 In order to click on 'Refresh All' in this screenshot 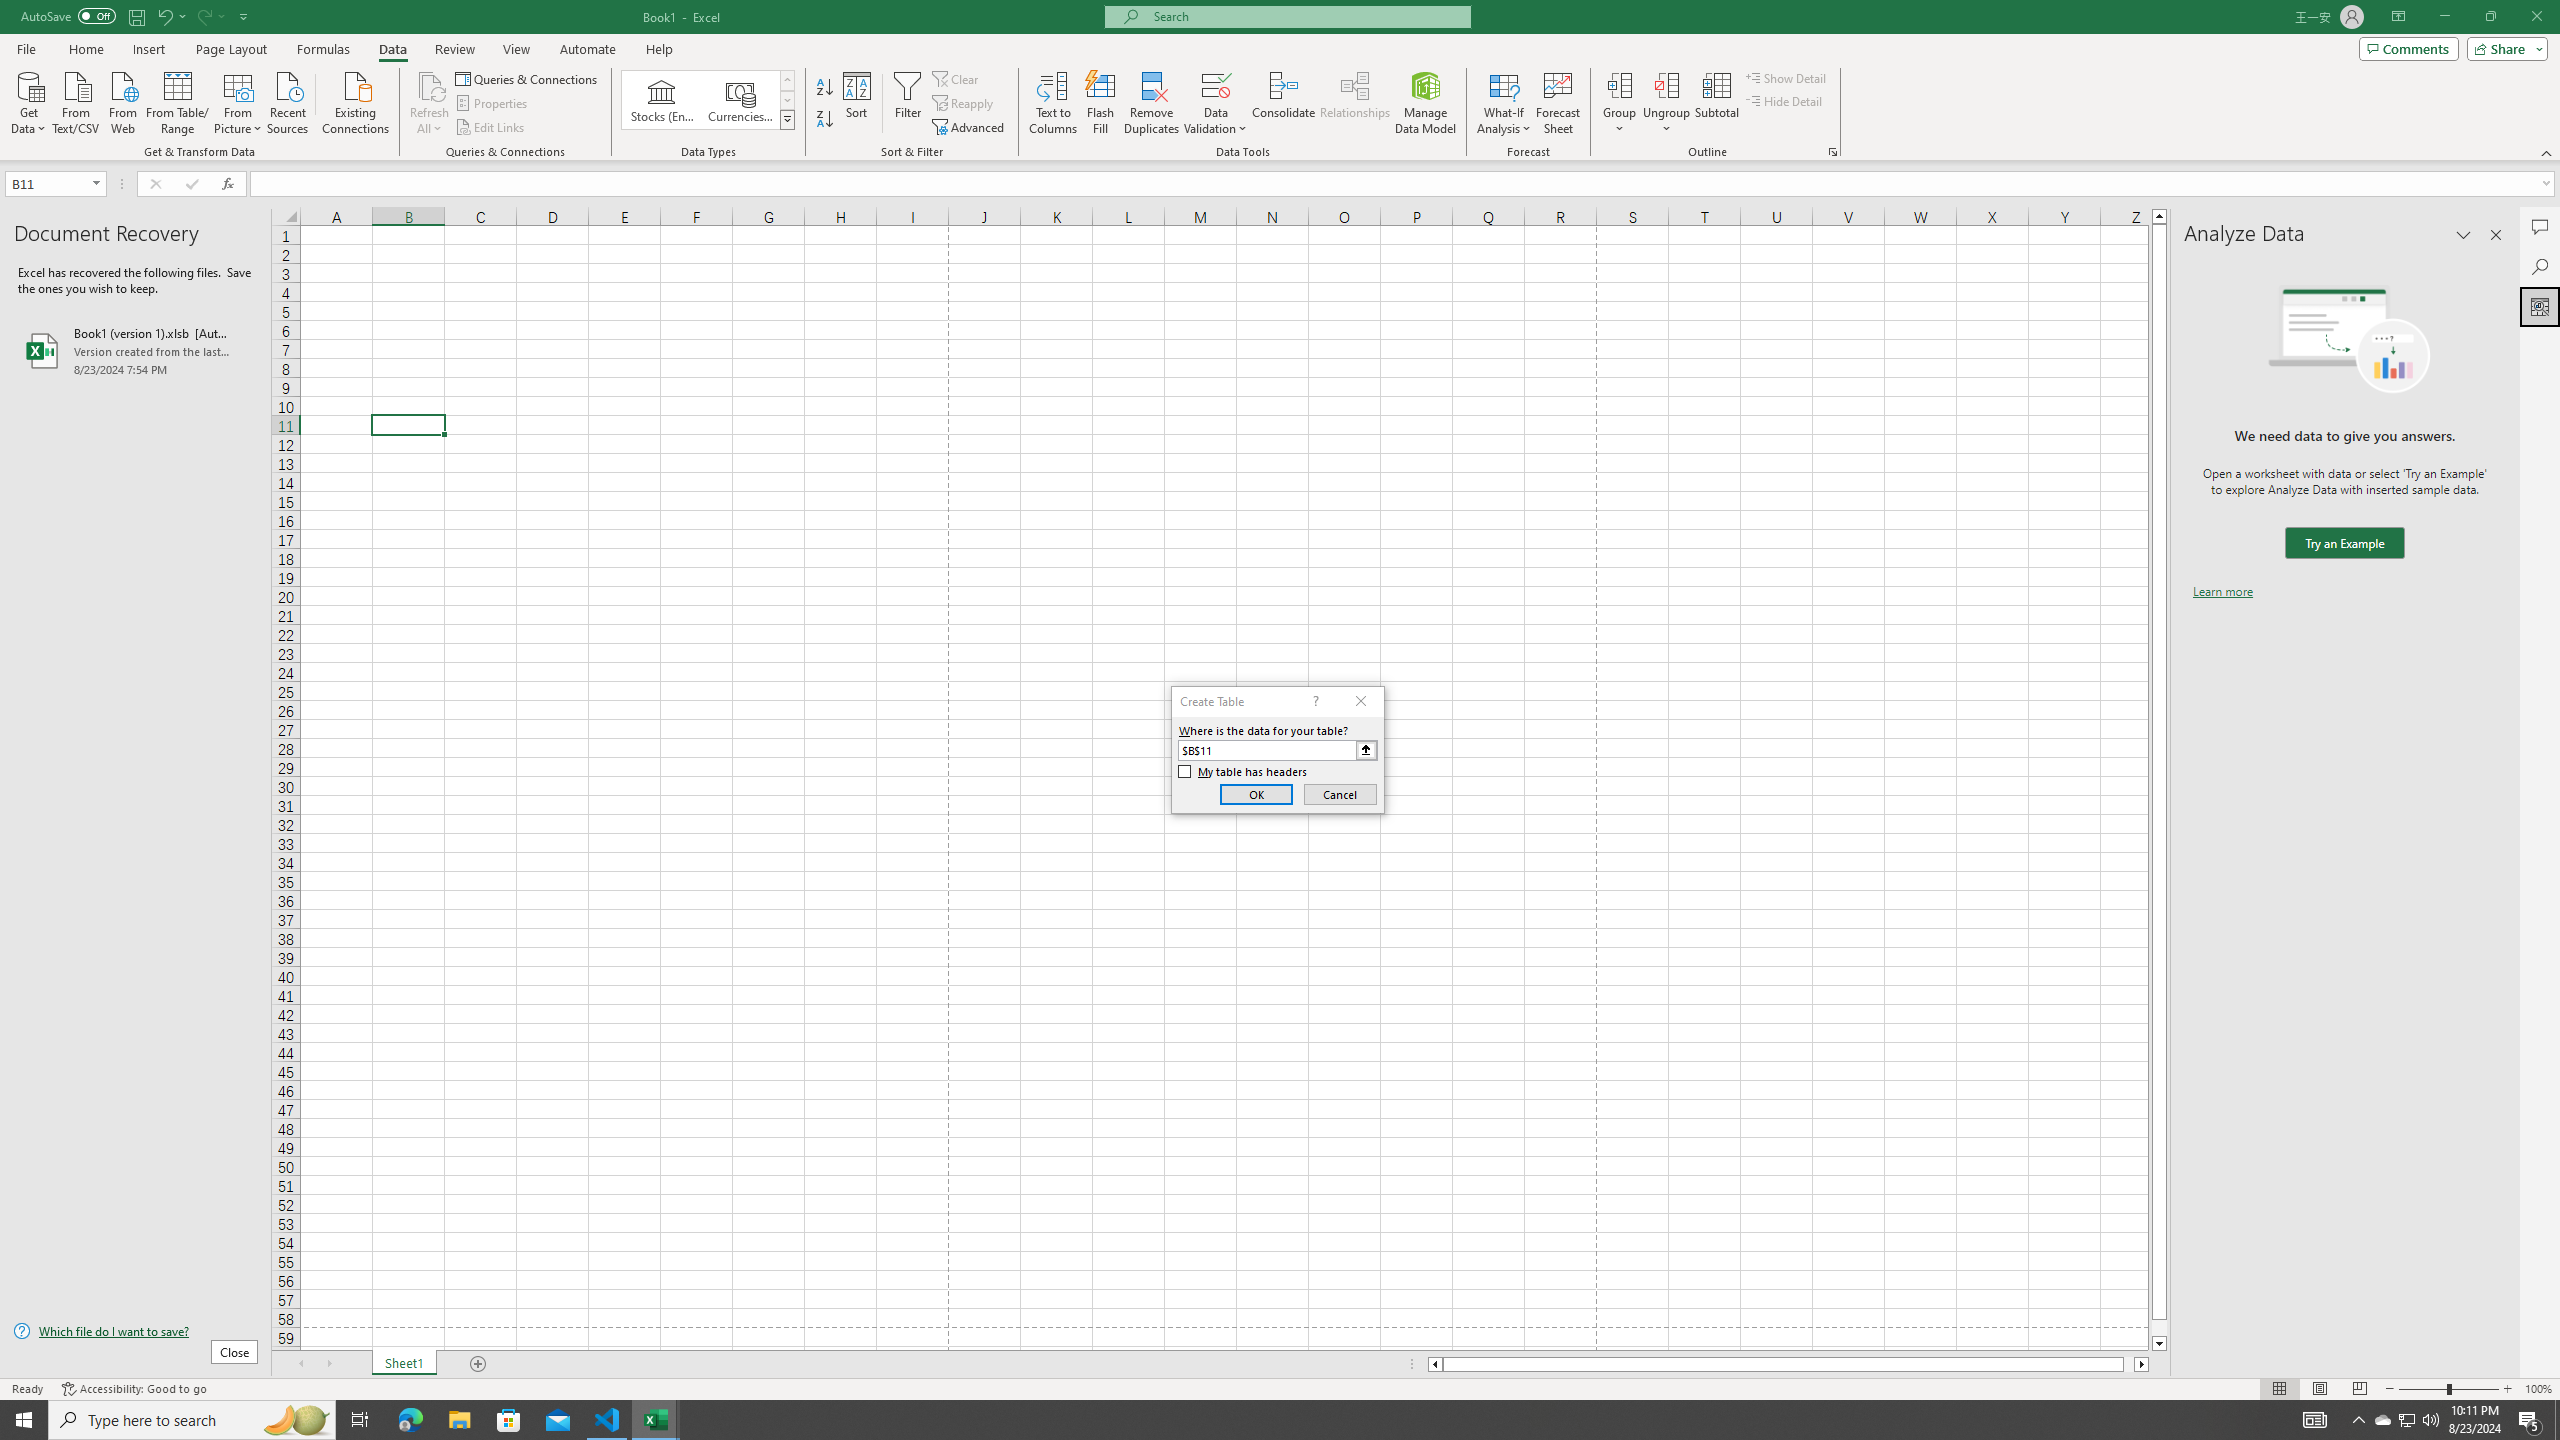, I will do `click(429, 103)`.